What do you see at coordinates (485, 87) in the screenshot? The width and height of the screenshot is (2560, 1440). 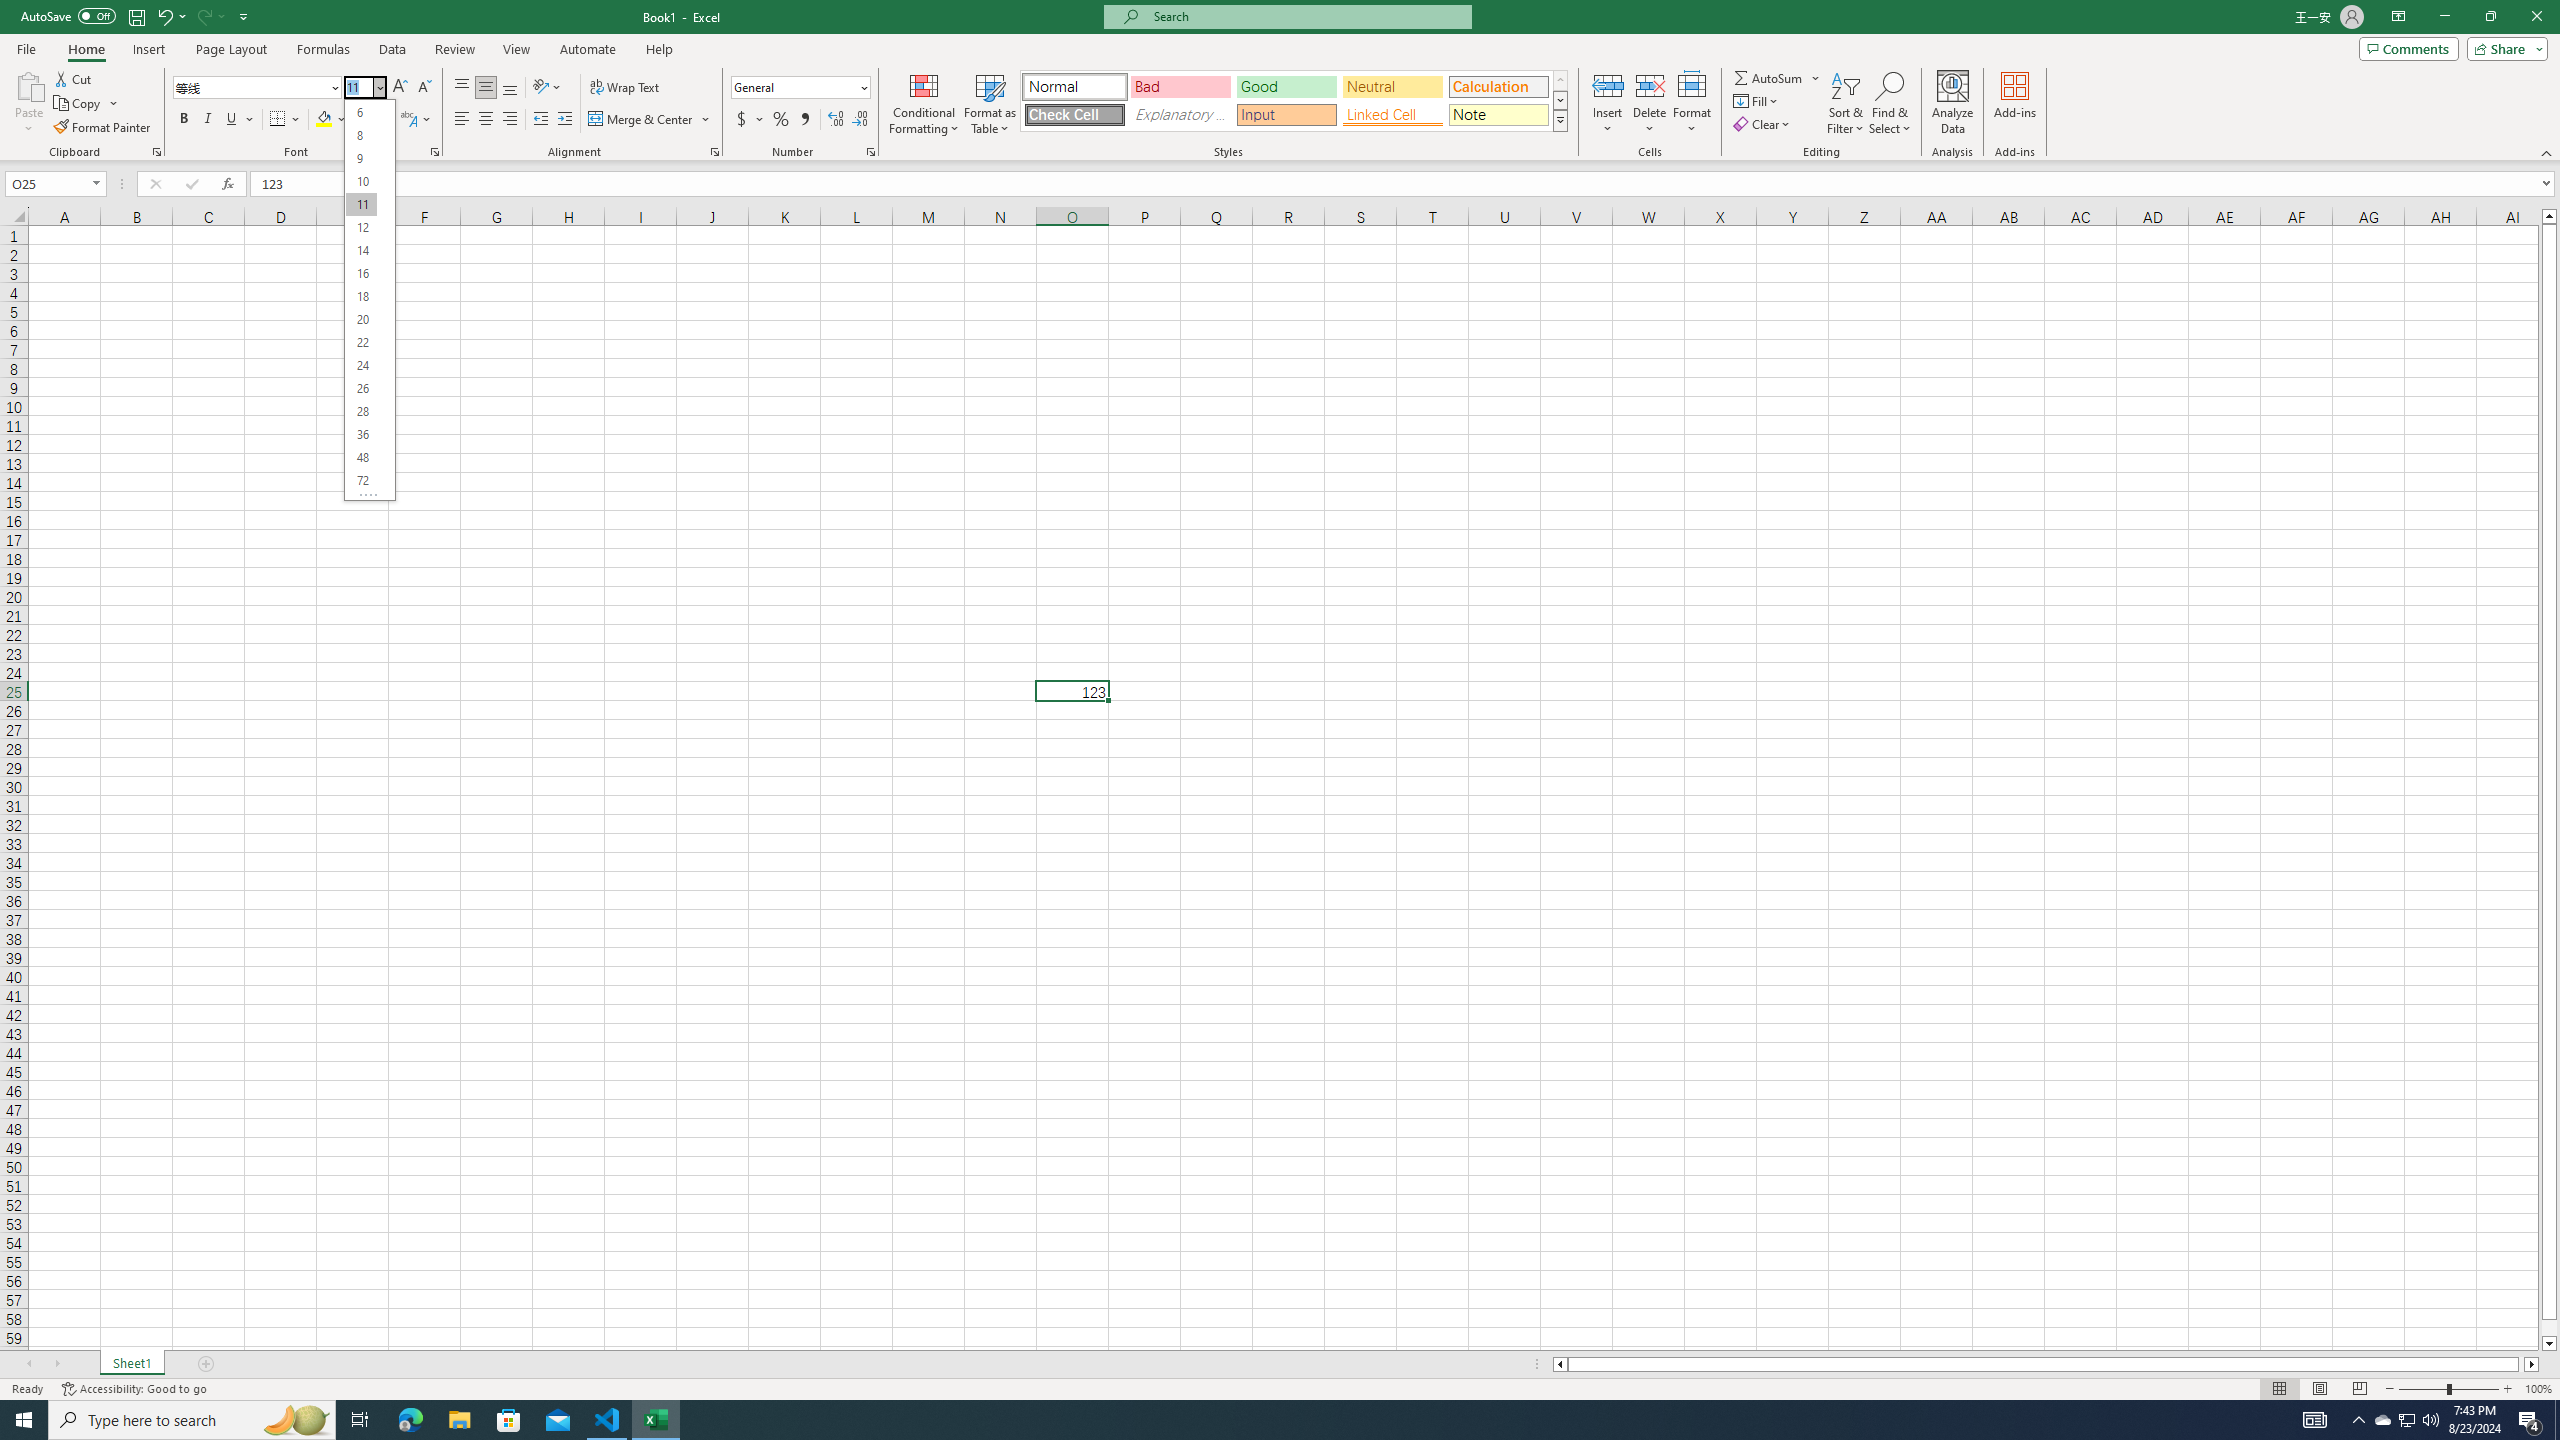 I see `'Middle Align'` at bounding box center [485, 87].